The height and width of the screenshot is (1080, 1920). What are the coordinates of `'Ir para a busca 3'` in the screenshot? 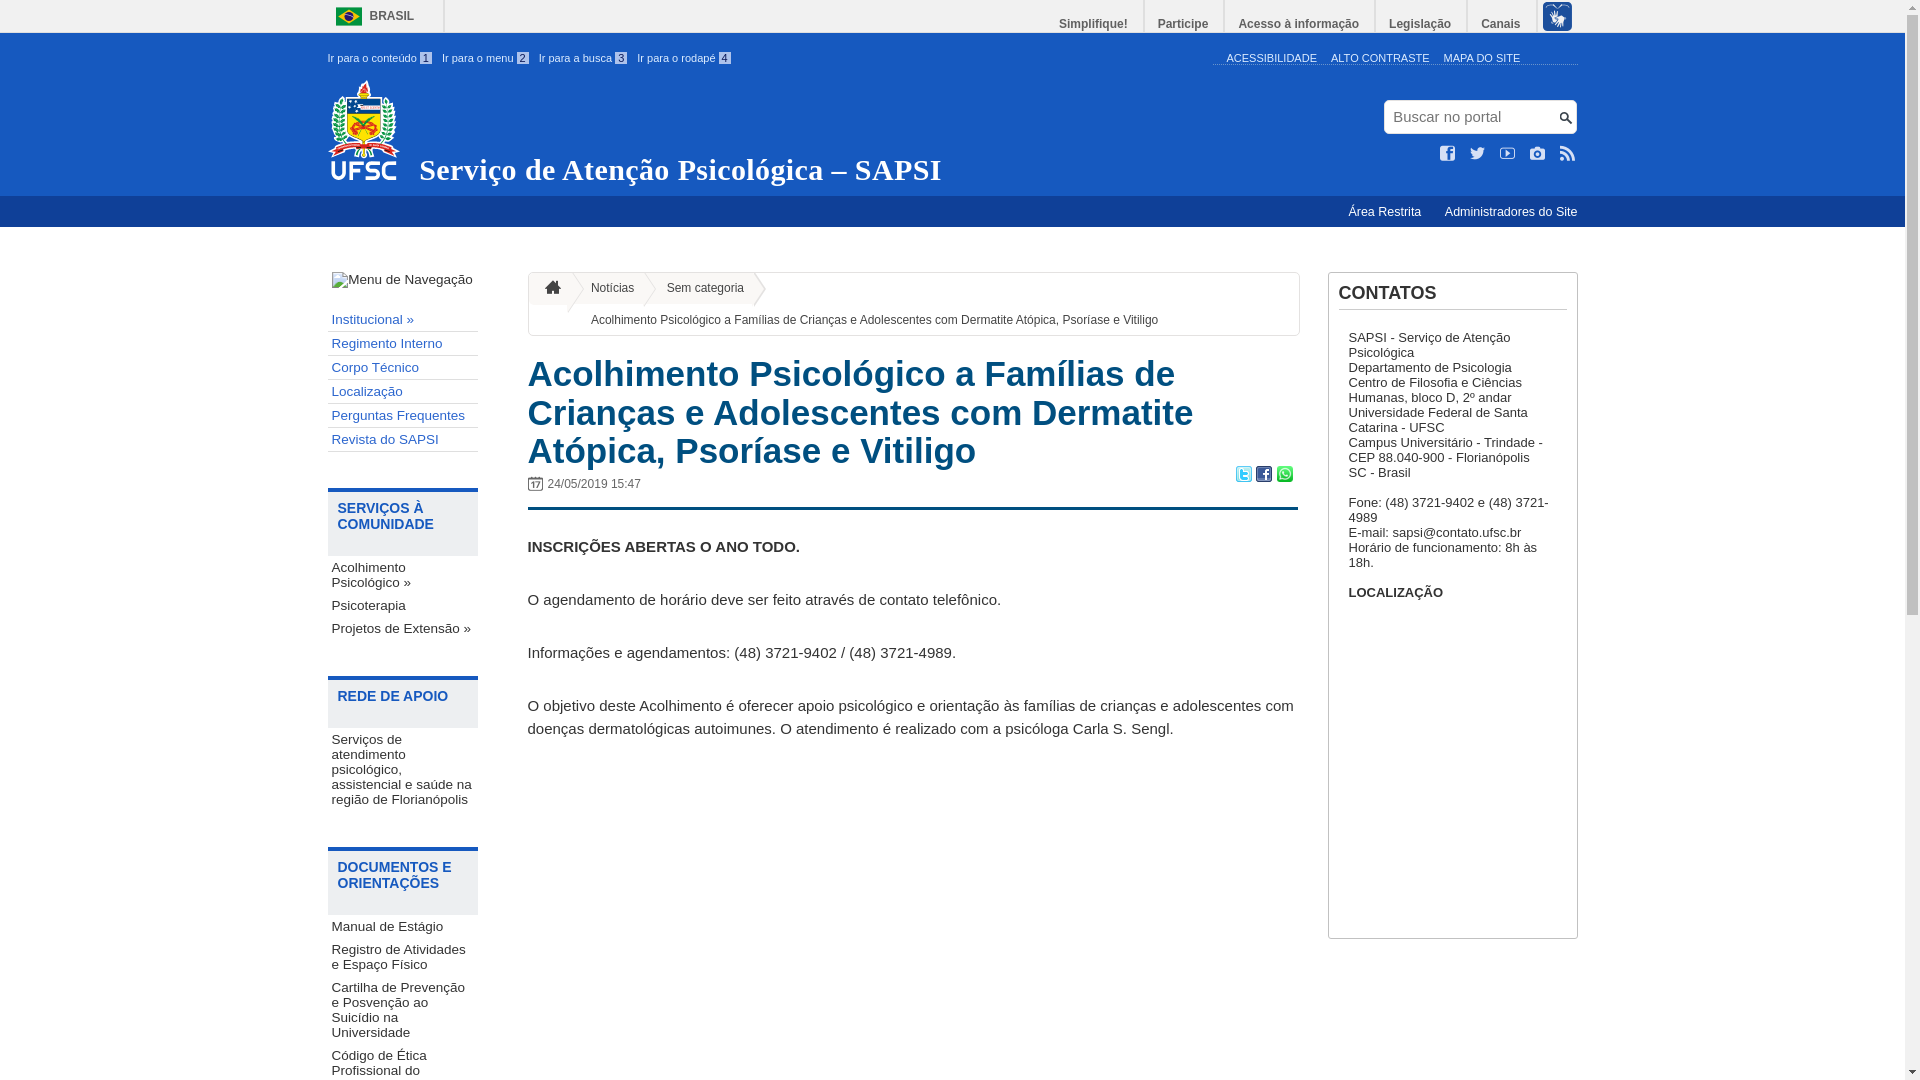 It's located at (538, 56).